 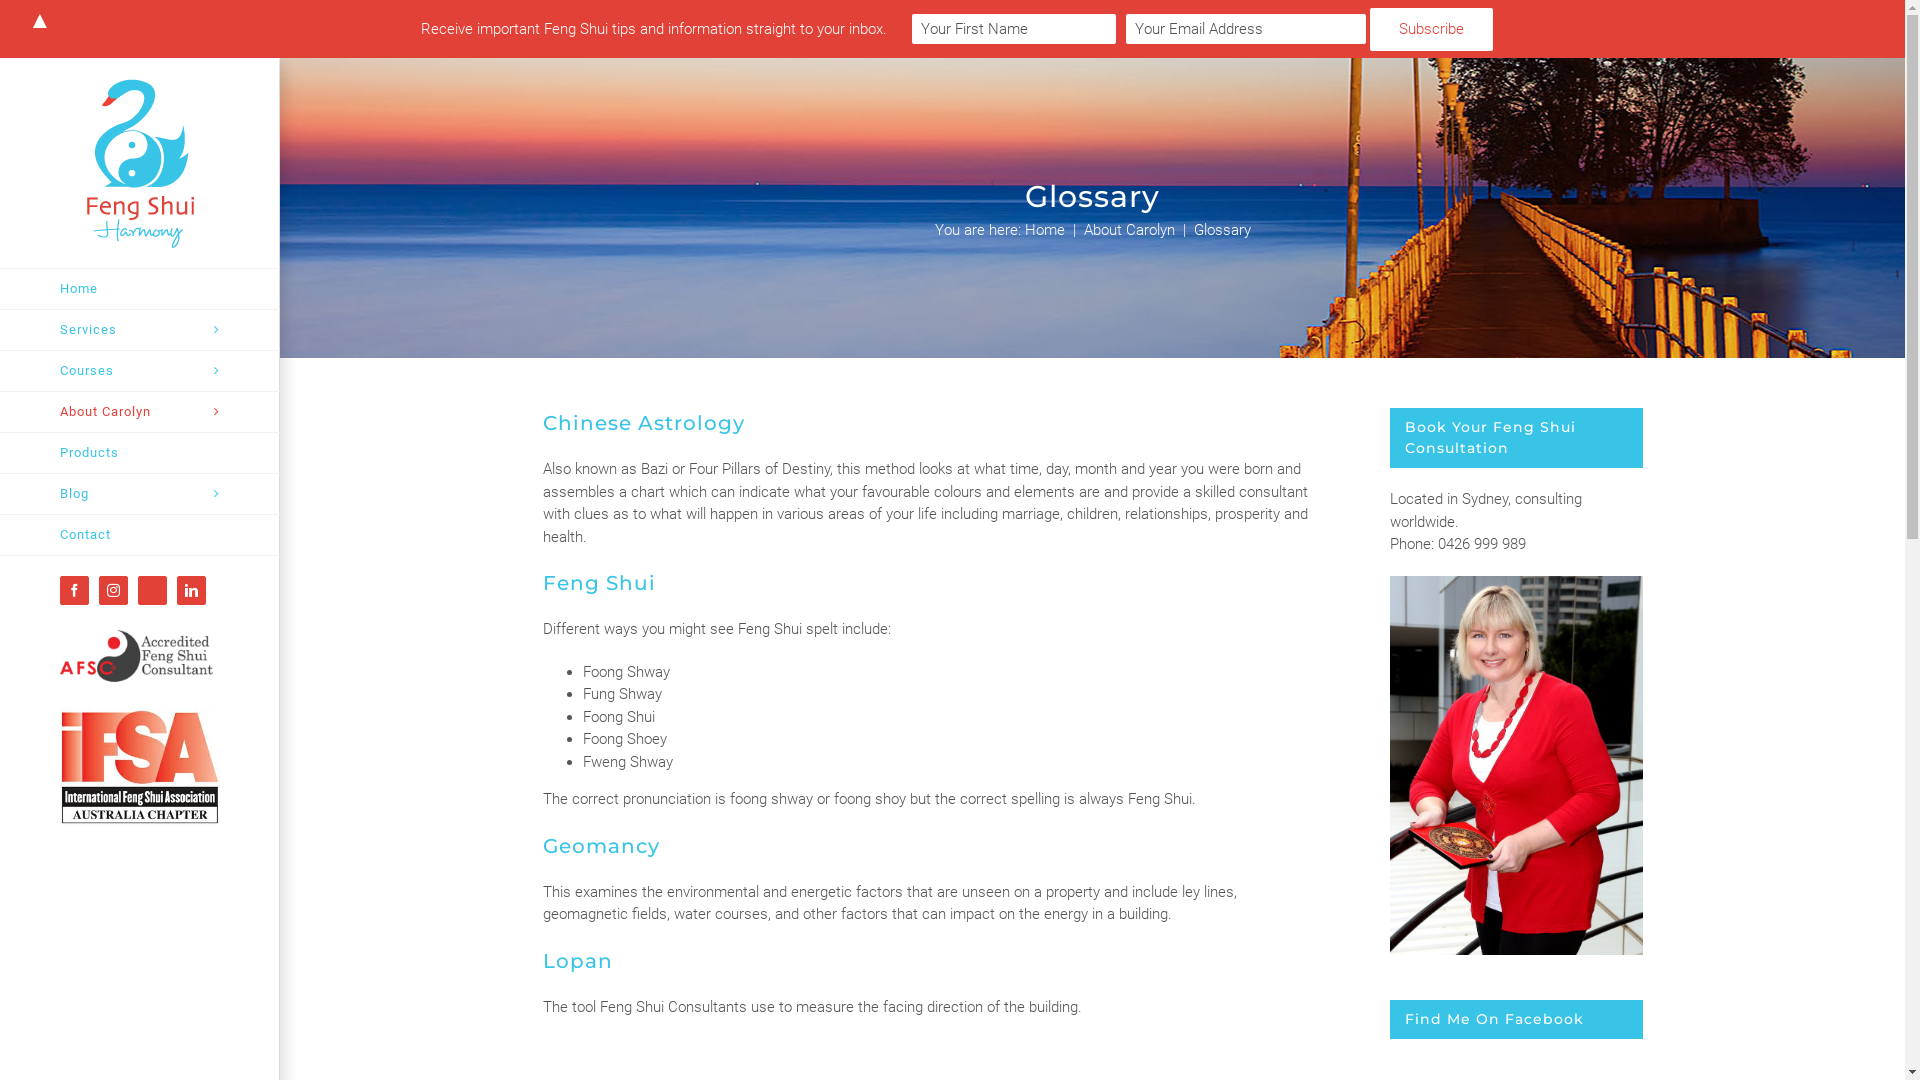 I want to click on 'LinkedIn', so click(x=191, y=589).